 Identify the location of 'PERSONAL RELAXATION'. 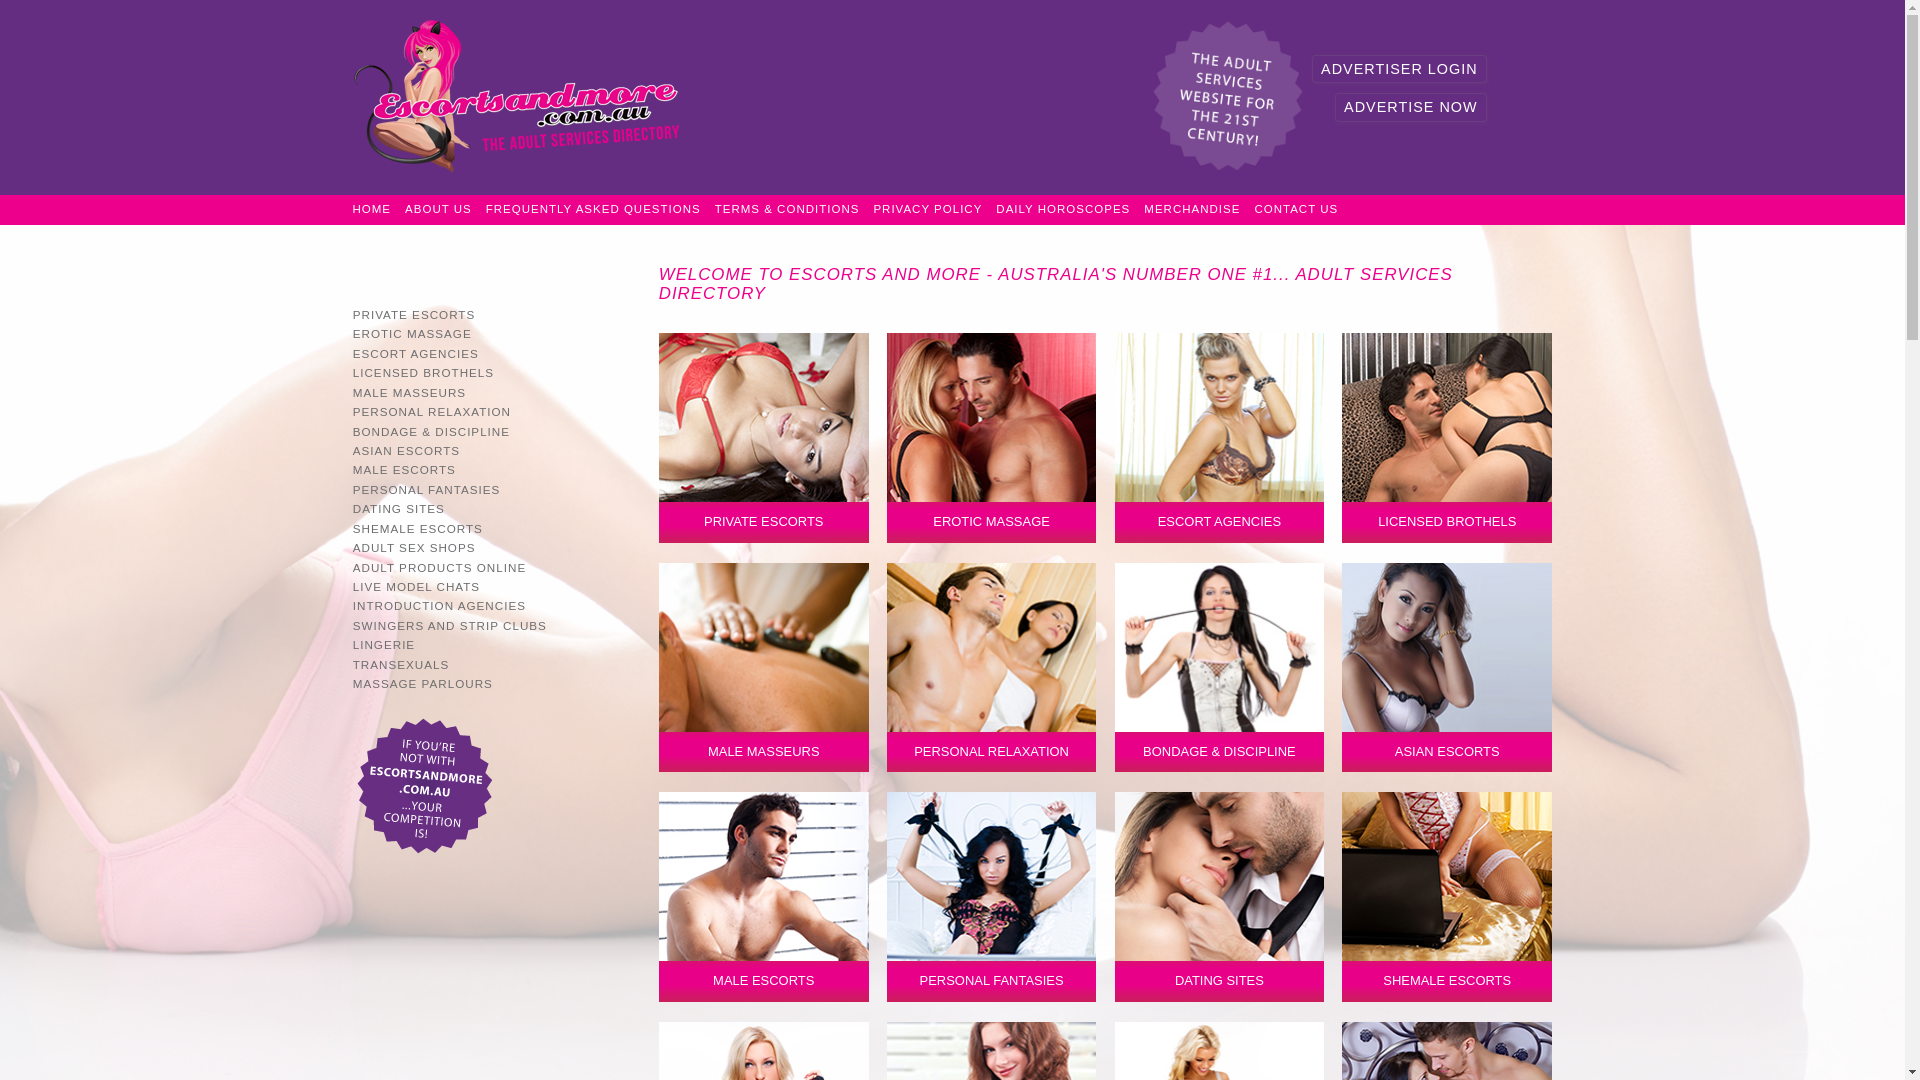
(992, 667).